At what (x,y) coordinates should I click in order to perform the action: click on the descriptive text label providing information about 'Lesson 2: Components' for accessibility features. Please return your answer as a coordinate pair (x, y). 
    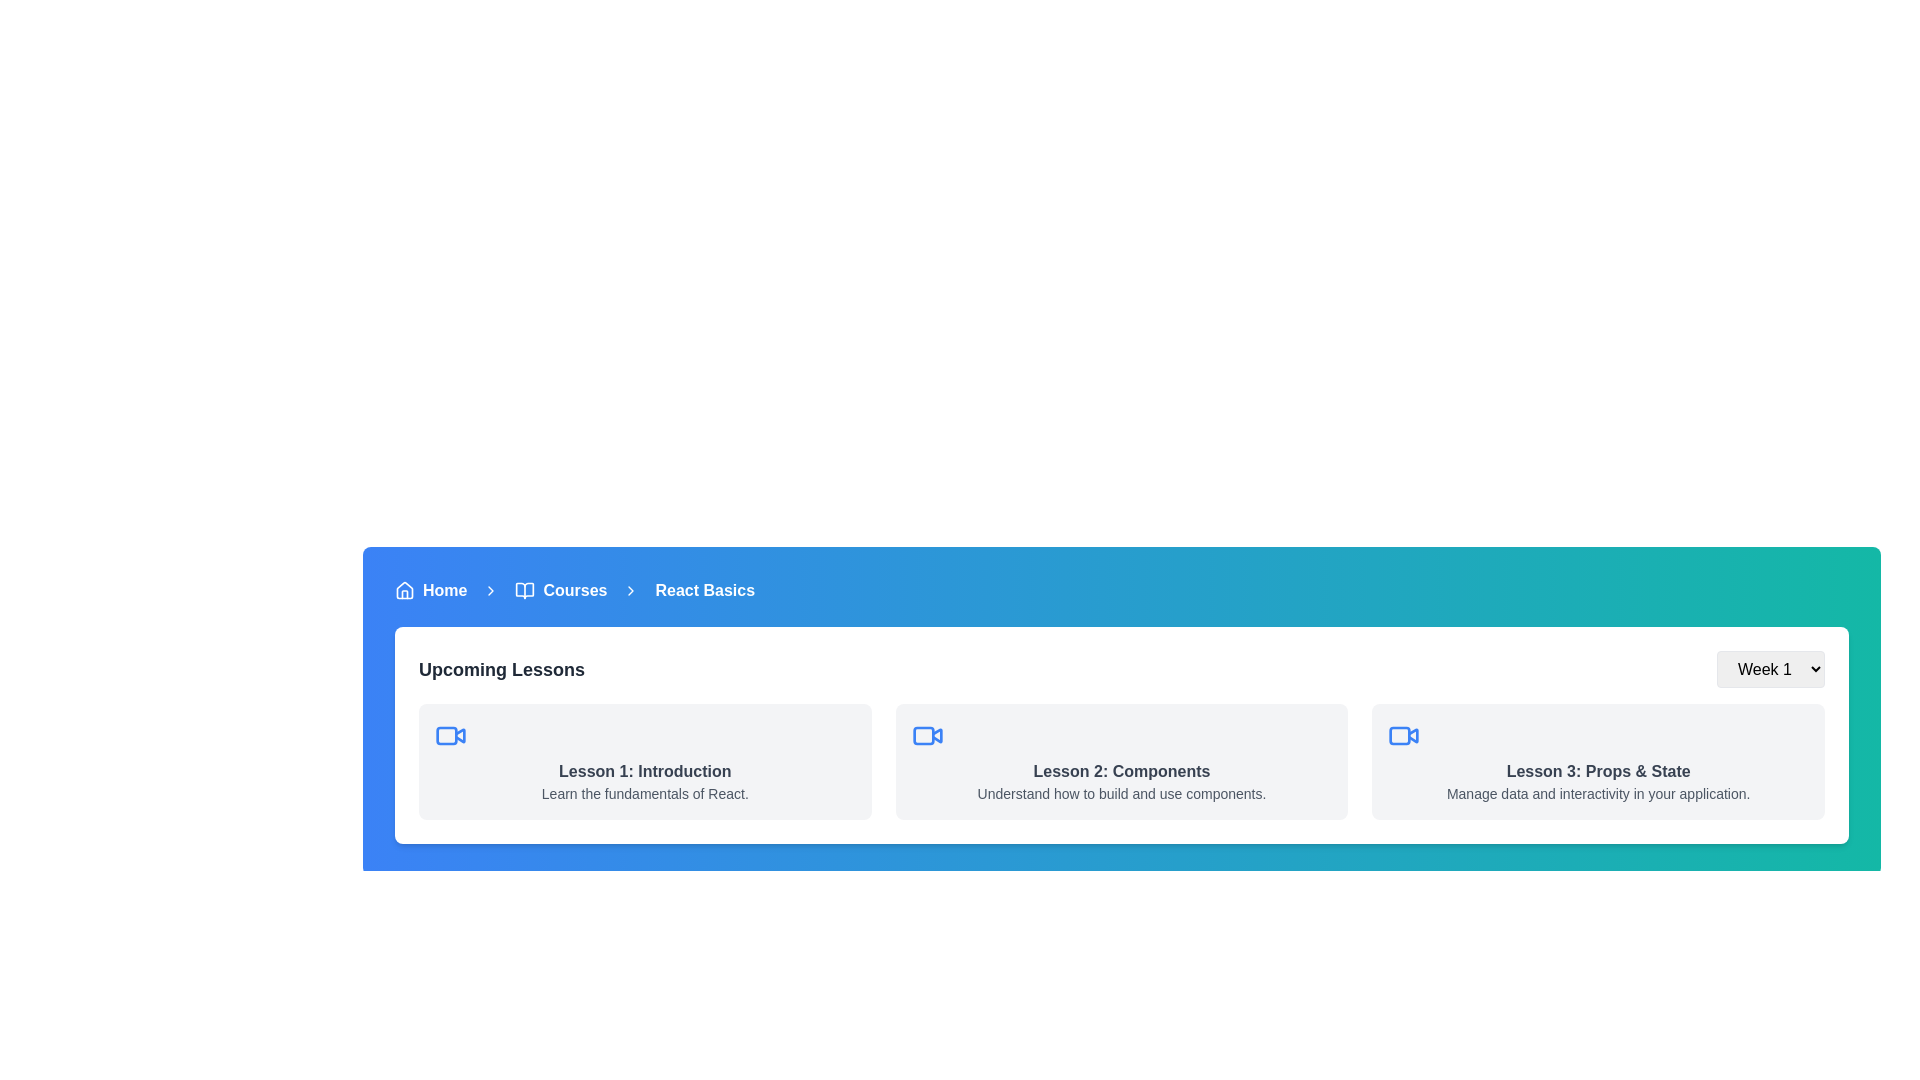
    Looking at the image, I should click on (1122, 793).